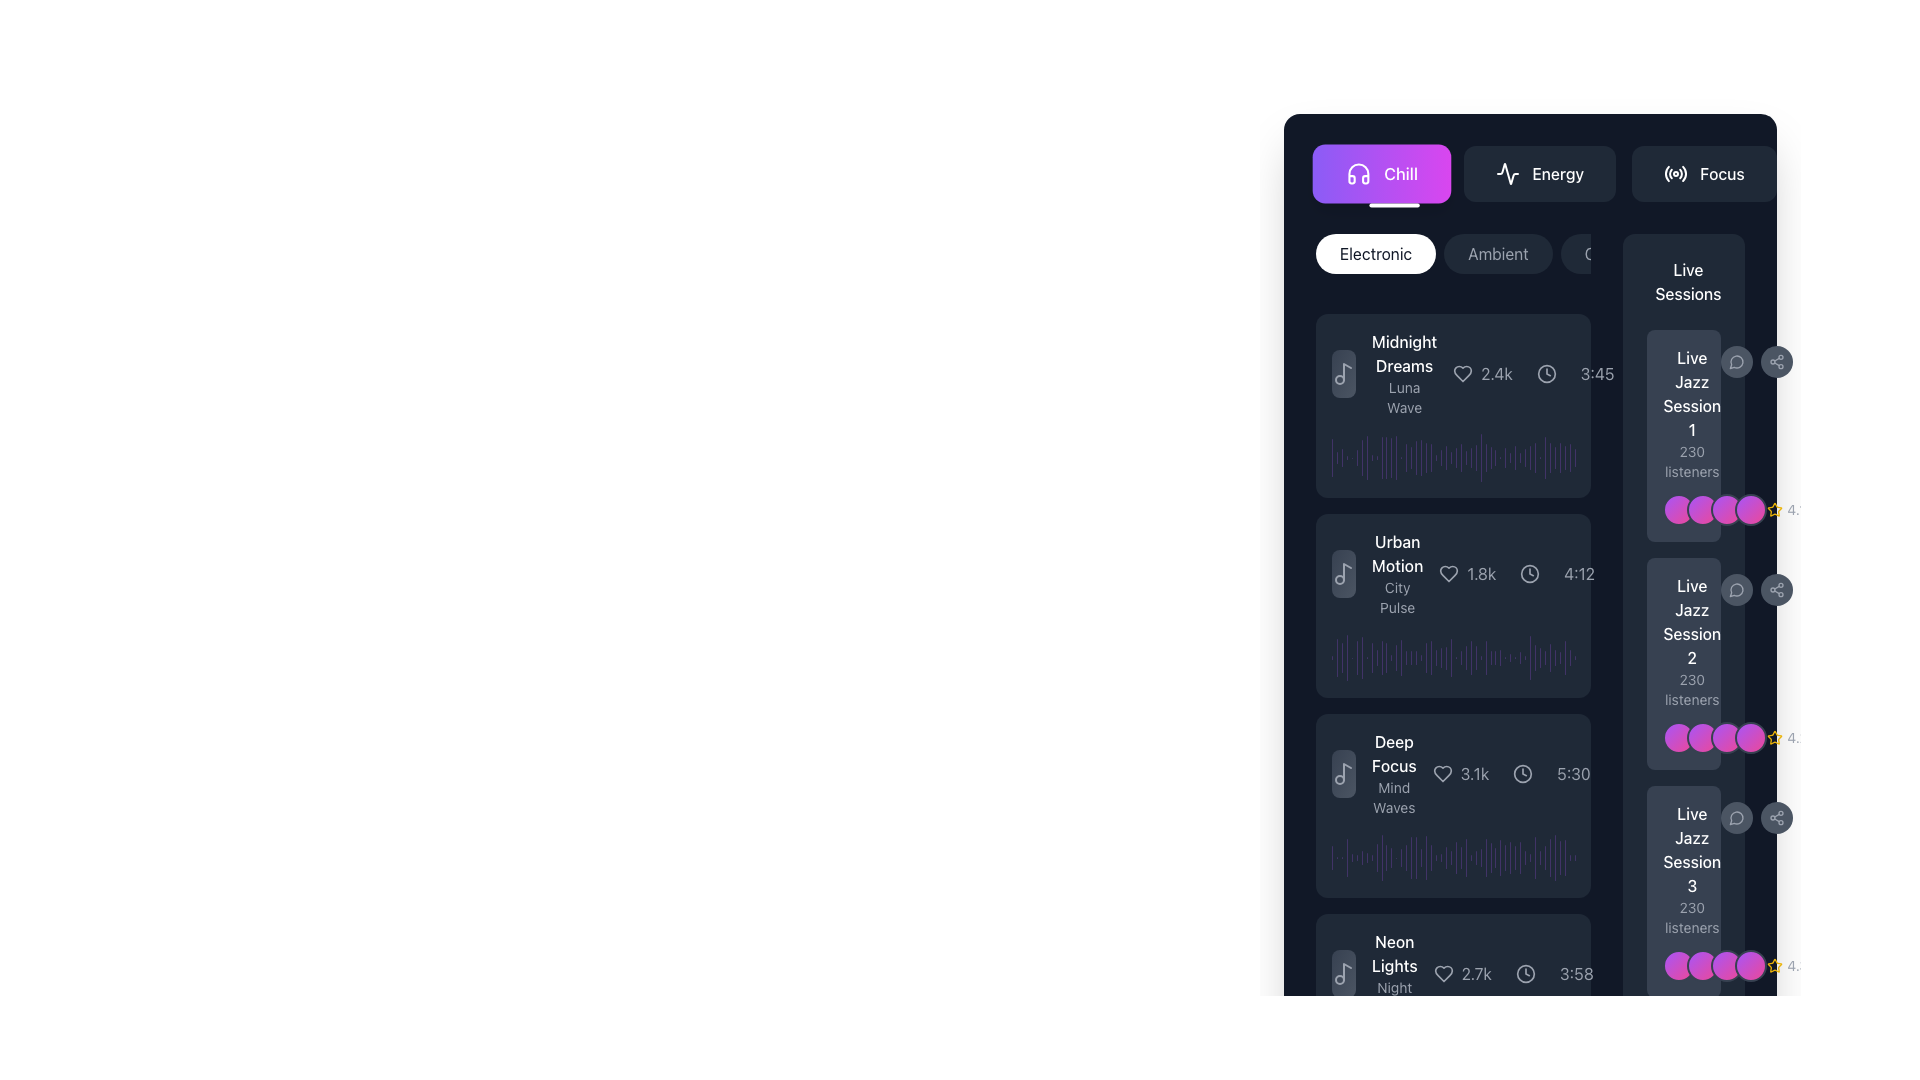  I want to click on the circular avatar indicator with gradient colors transitioning from purple to pink, which is the first in a group of four, associated with 'Live Jazz Session 2' in the 'Live Sessions' section, so click(1679, 737).